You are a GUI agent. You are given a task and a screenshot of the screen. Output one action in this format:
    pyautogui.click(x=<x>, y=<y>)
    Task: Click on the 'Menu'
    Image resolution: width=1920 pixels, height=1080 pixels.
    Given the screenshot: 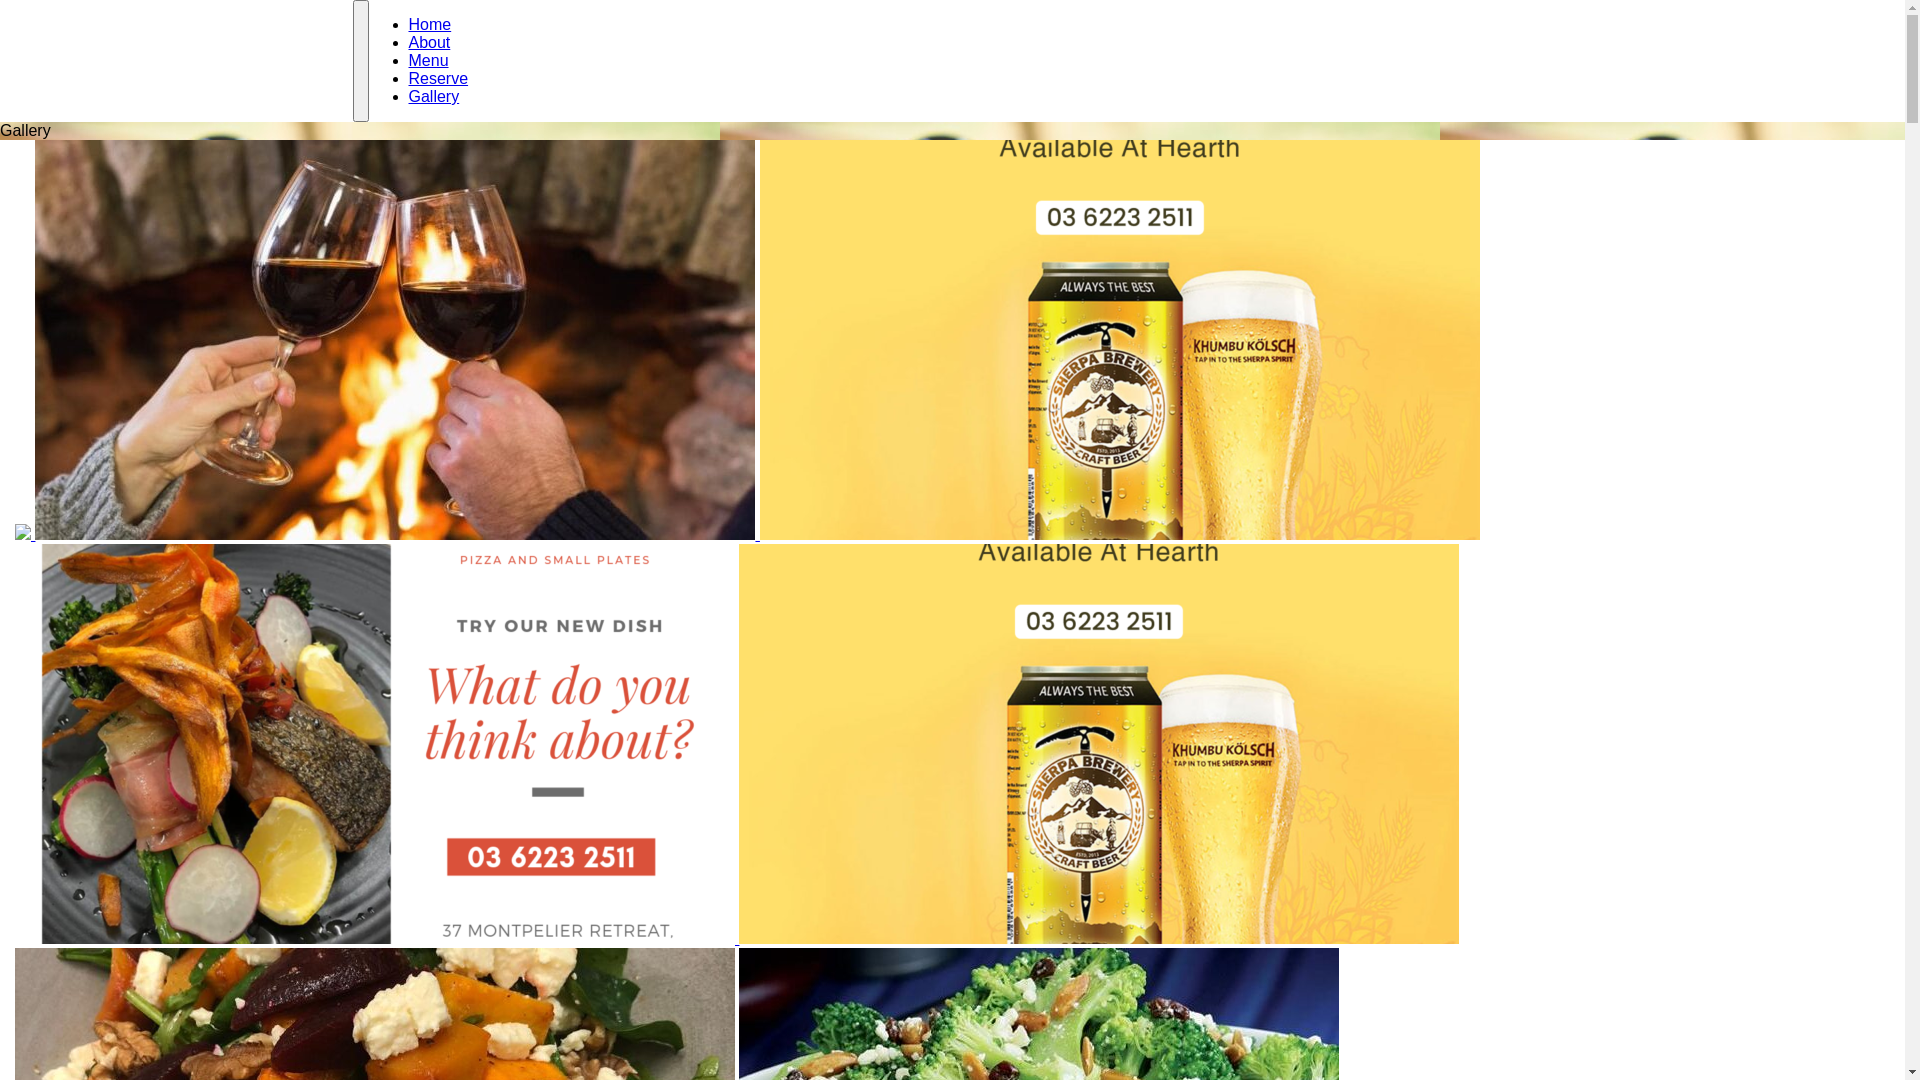 What is the action you would take?
    pyautogui.click(x=407, y=59)
    